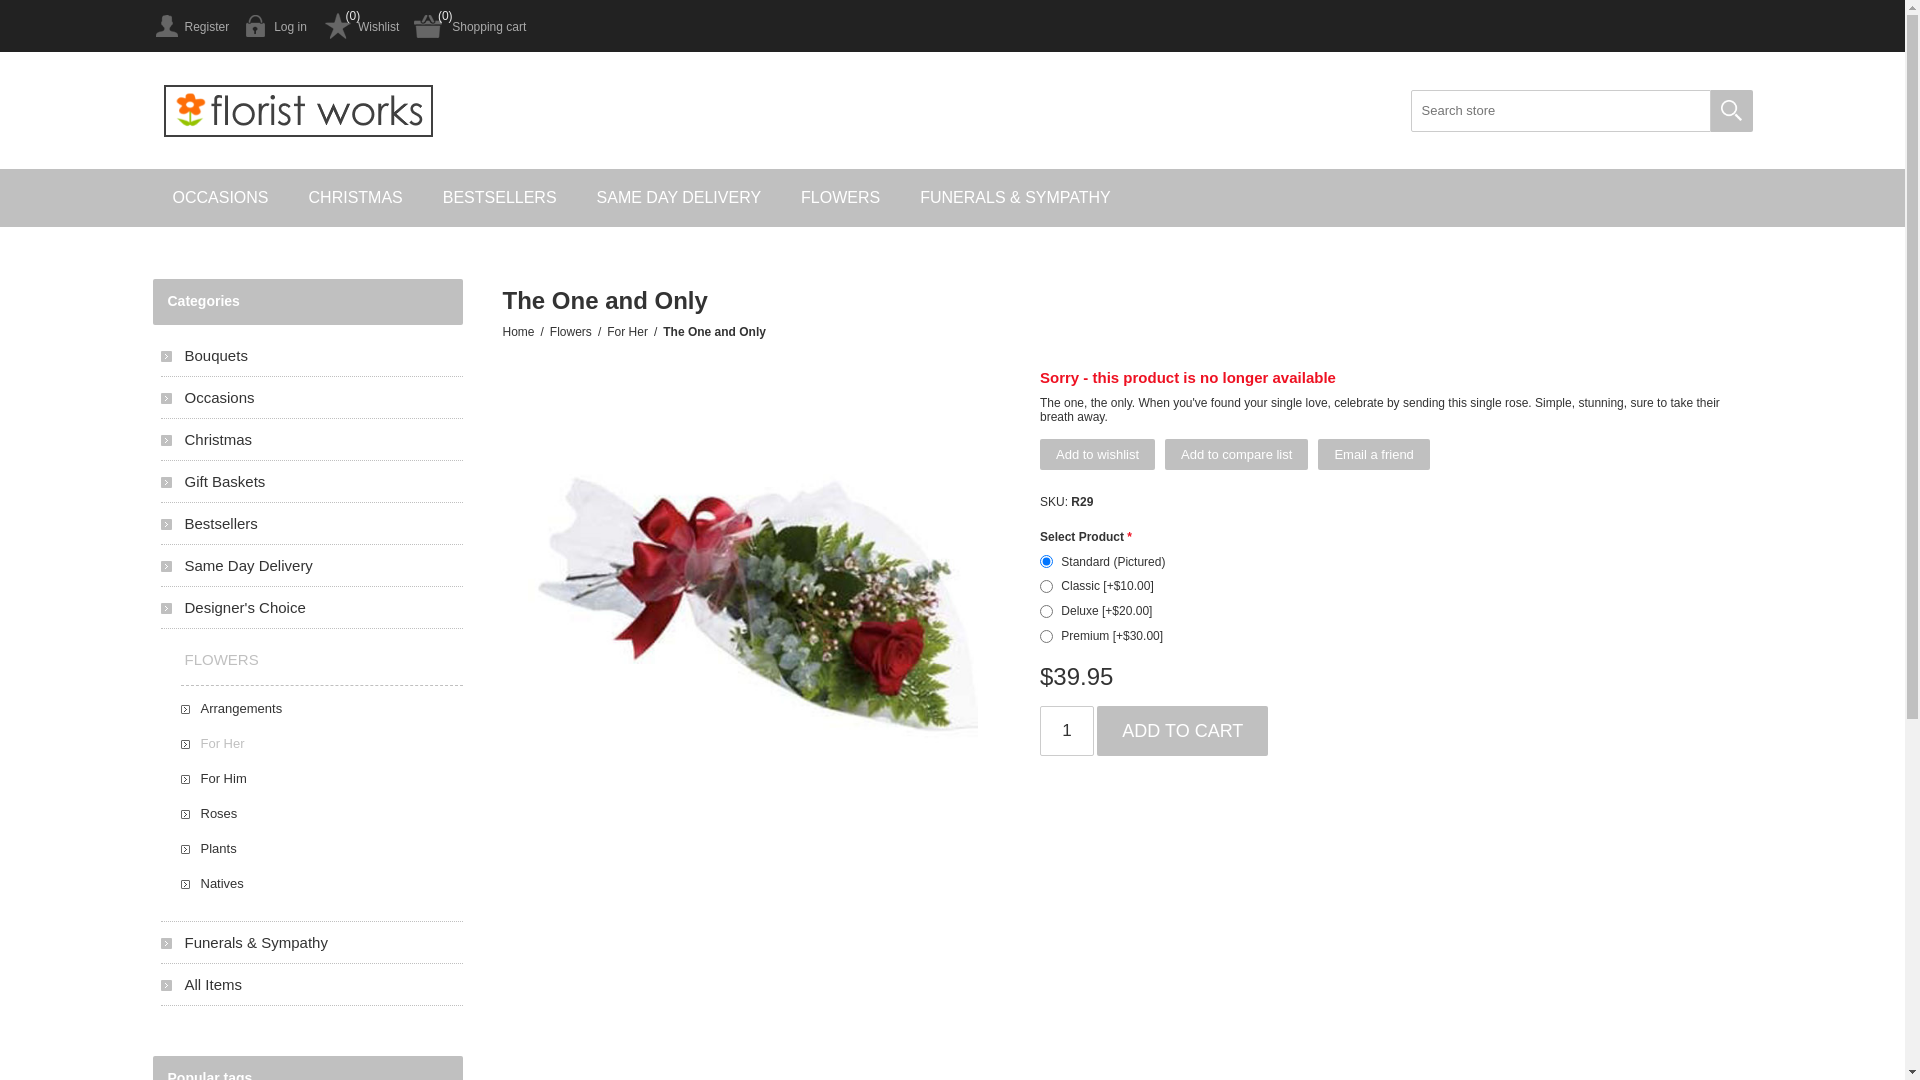 Image resolution: width=1920 pixels, height=1080 pixels. Describe the element at coordinates (752, 566) in the screenshot. I see `'Picture of The One and Only'` at that location.